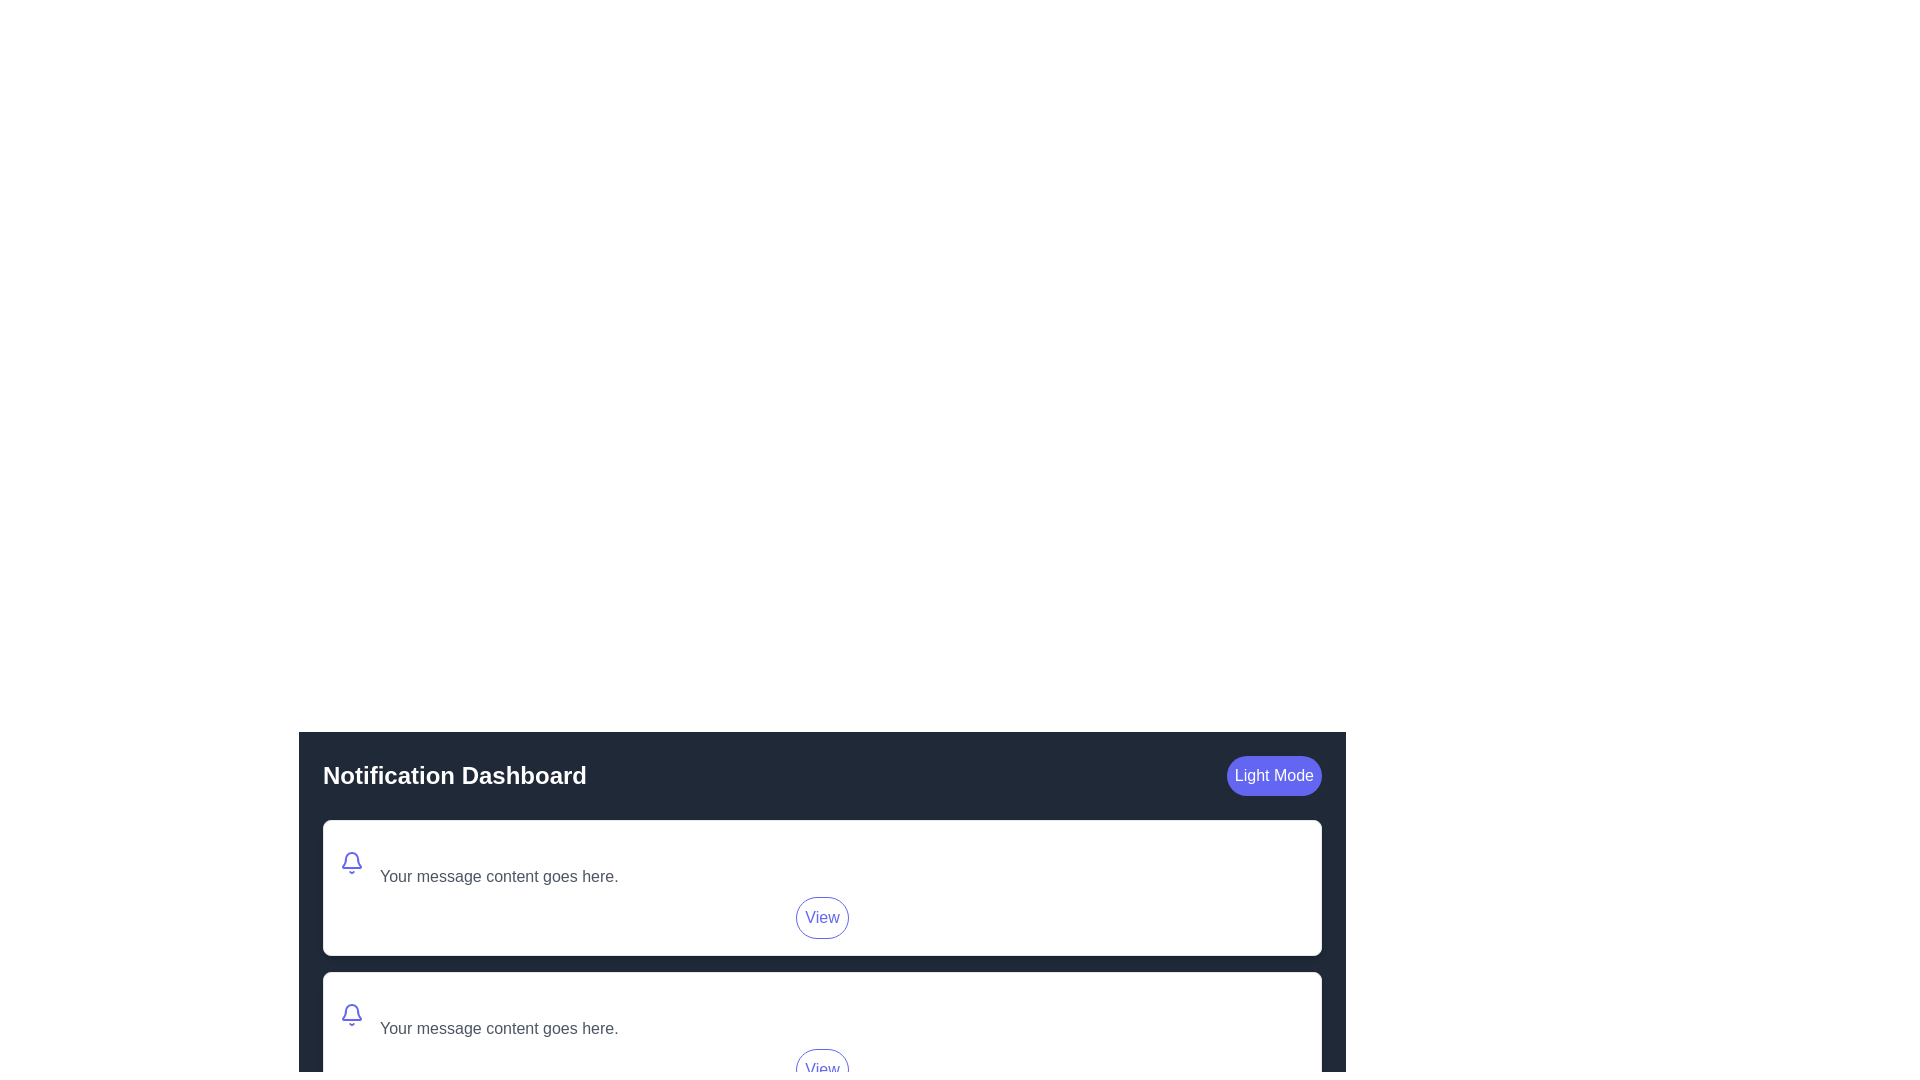 The image size is (1920, 1080). I want to click on the bell icon located at the top-left corner of the notification card, so click(351, 1014).